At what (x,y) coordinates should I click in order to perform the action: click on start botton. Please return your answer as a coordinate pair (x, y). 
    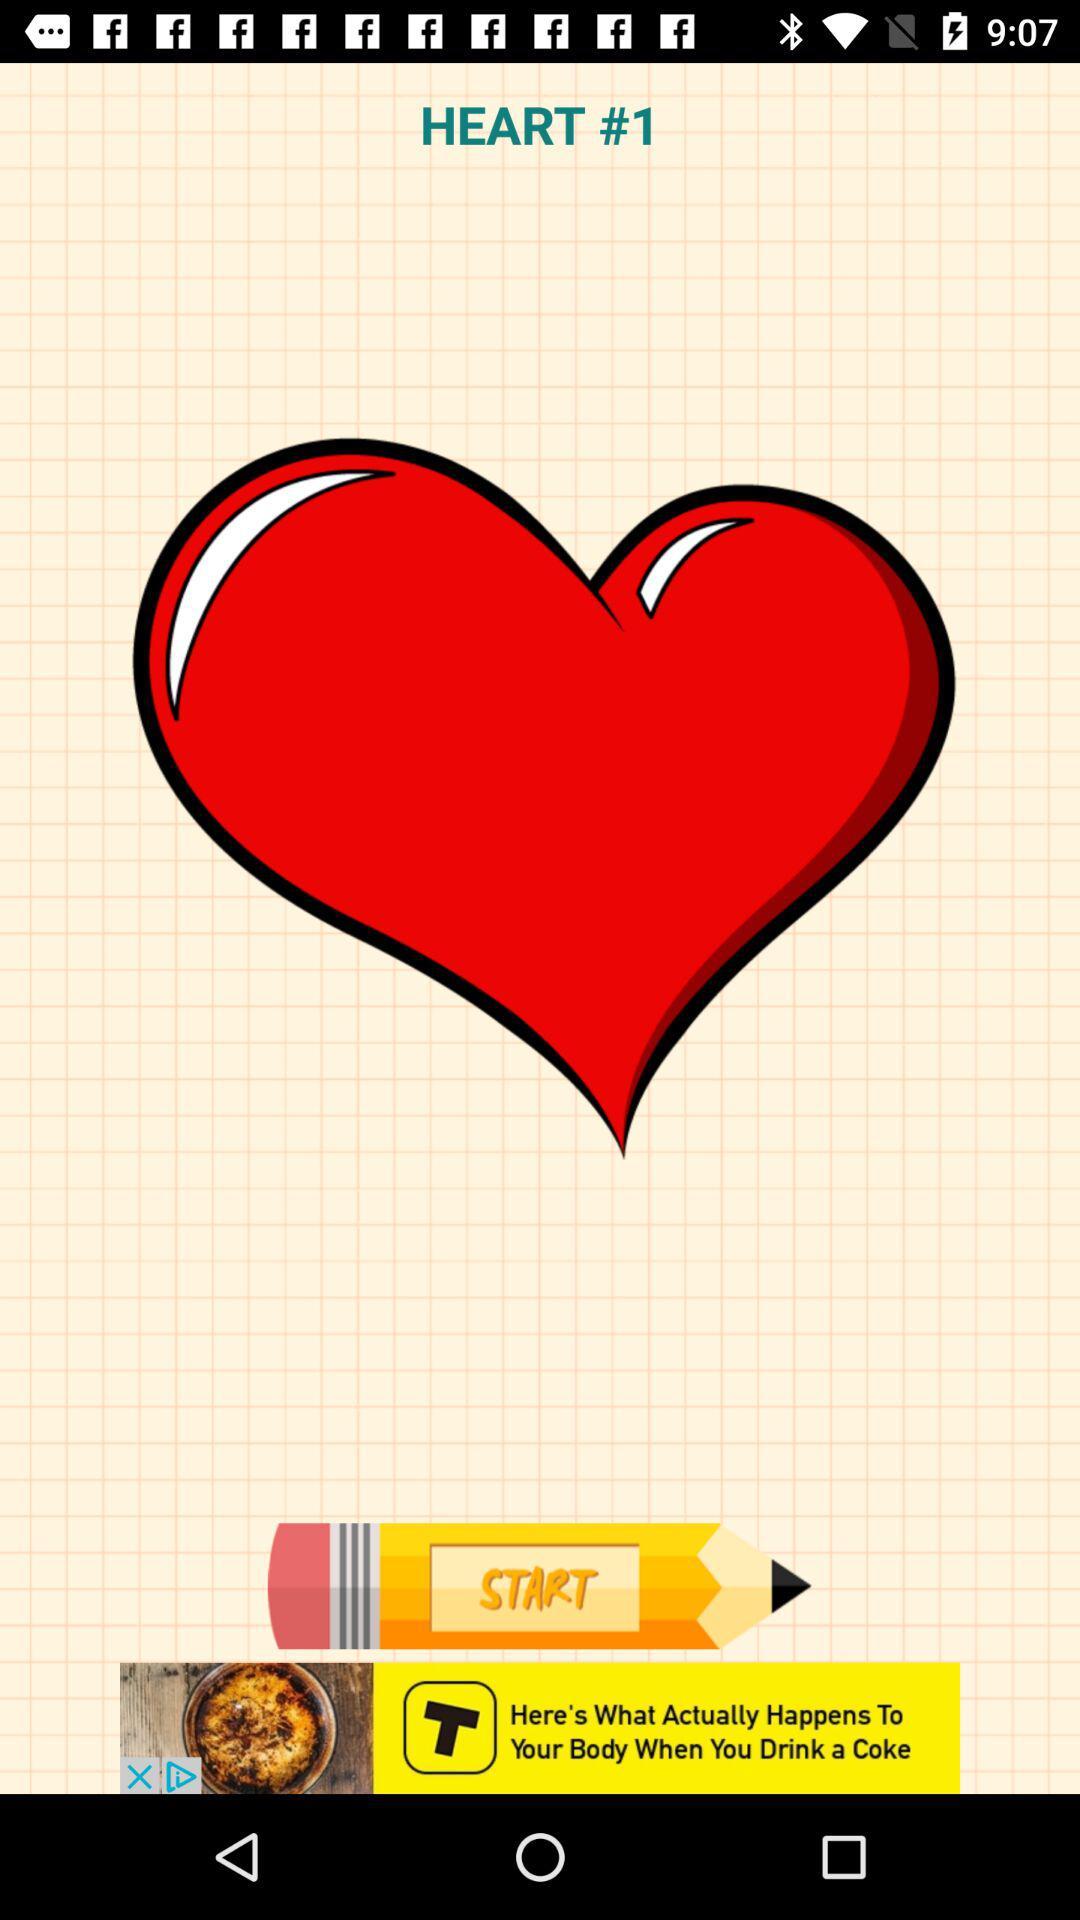
    Looking at the image, I should click on (538, 1585).